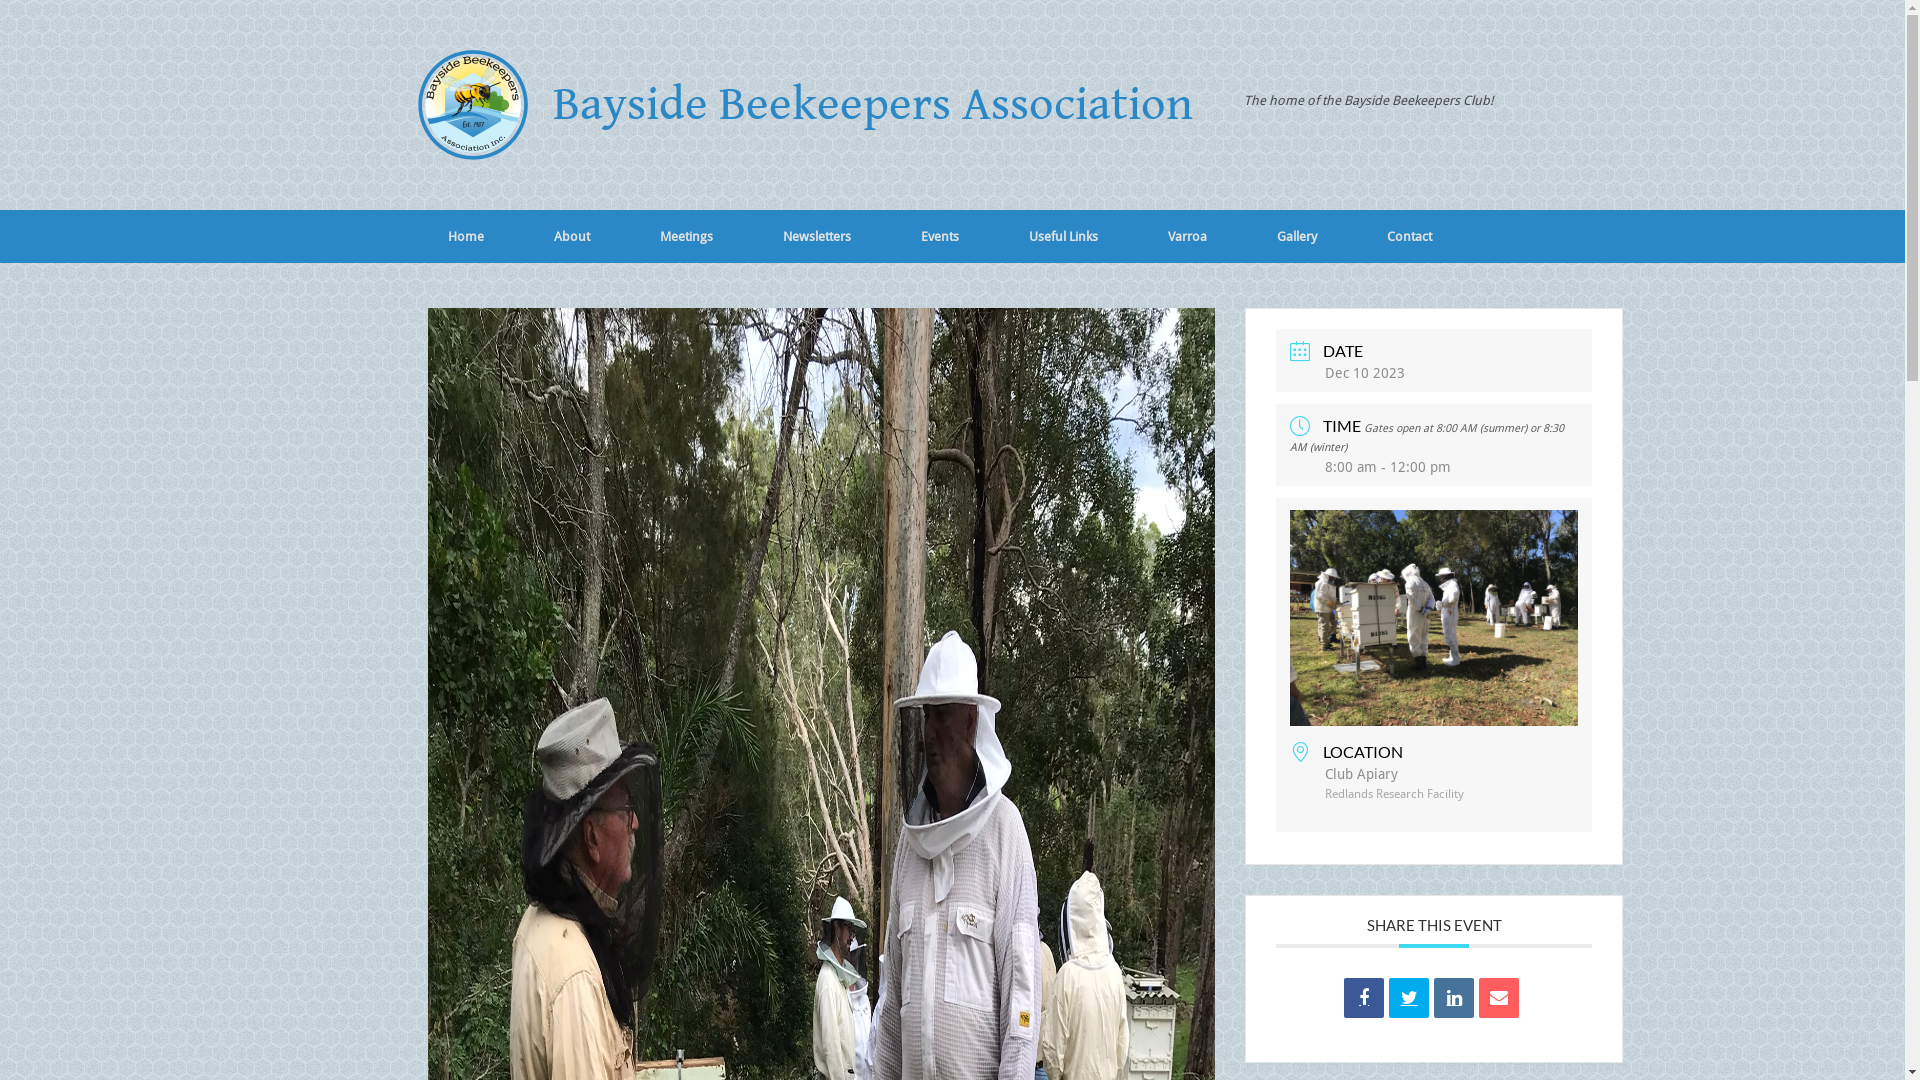 The image size is (1920, 1080). Describe the element at coordinates (747, 235) in the screenshot. I see `'Newsletters'` at that location.